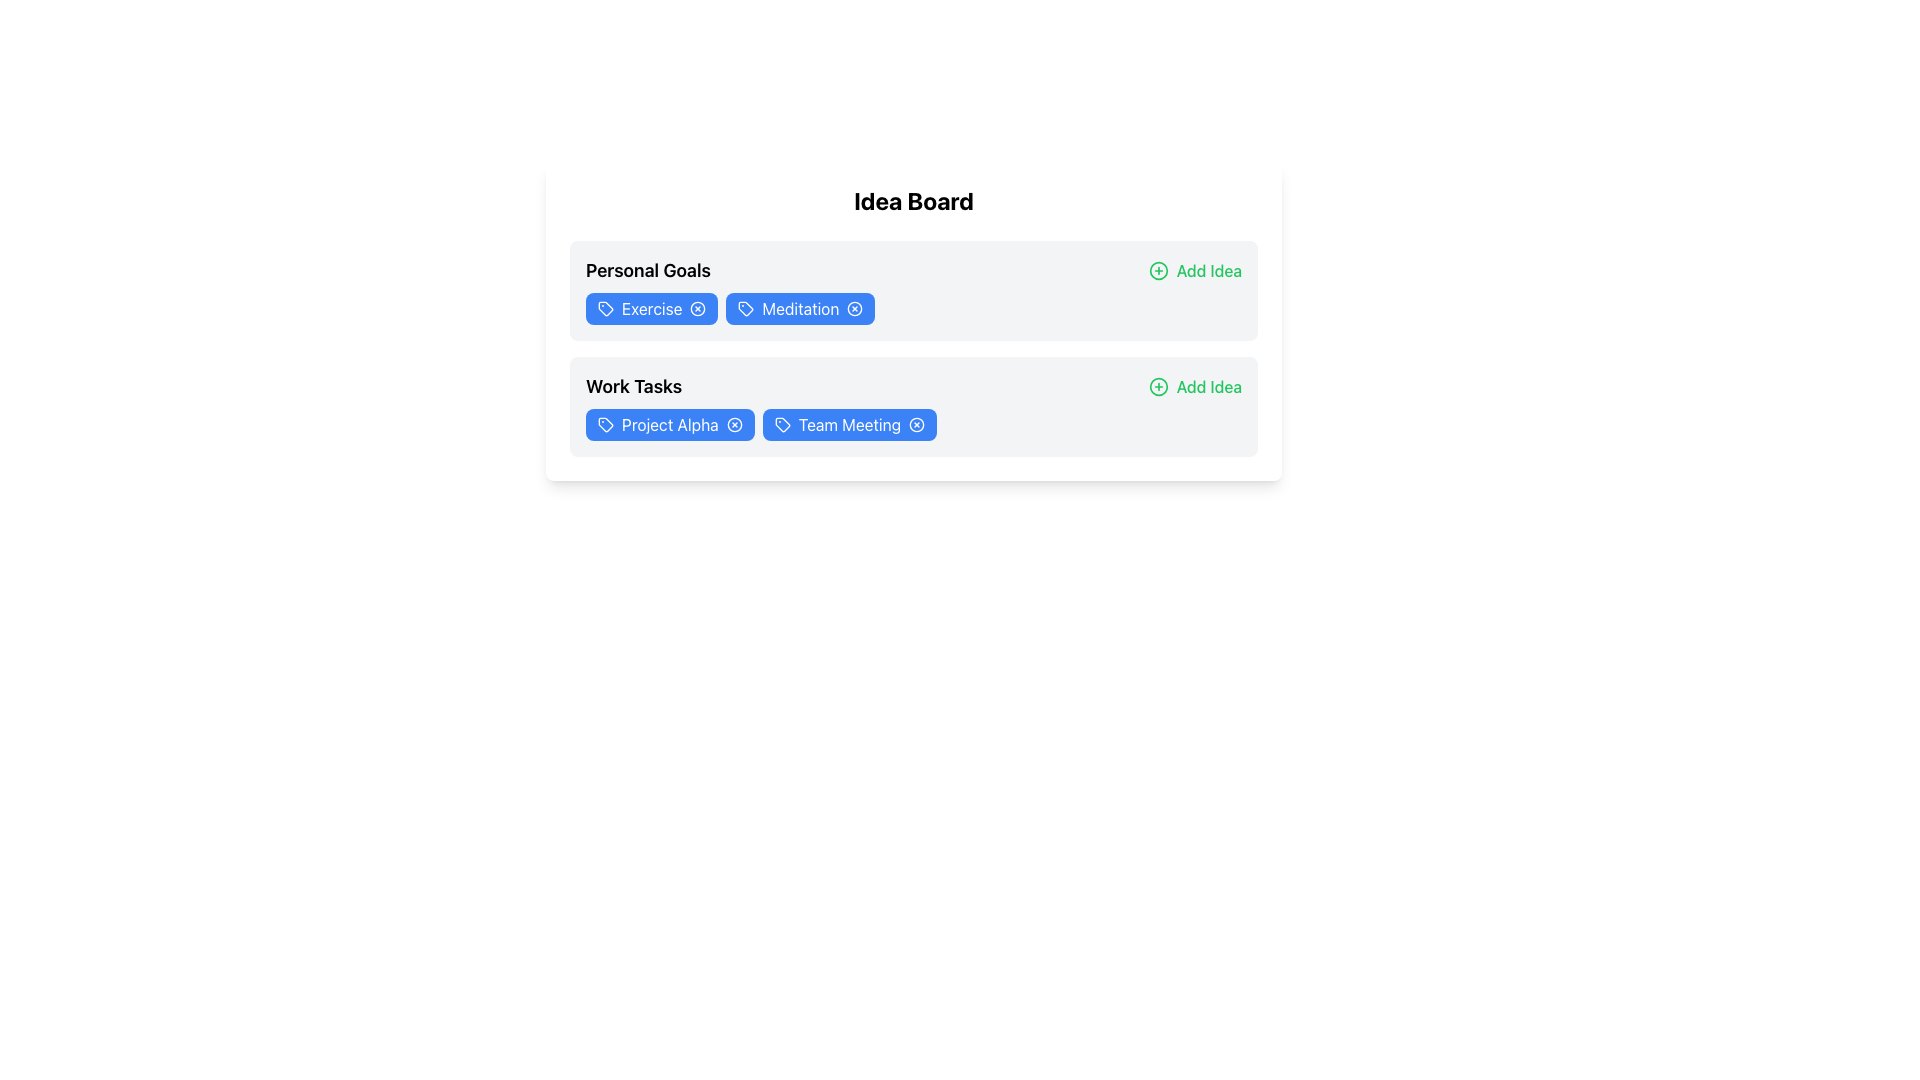  What do you see at coordinates (1195, 270) in the screenshot?
I see `the 'Add Idea' button, which features a green circle icon with a white plus sign and a green text label, located in the top-right section of the 'Personal Goals' panel` at bounding box center [1195, 270].